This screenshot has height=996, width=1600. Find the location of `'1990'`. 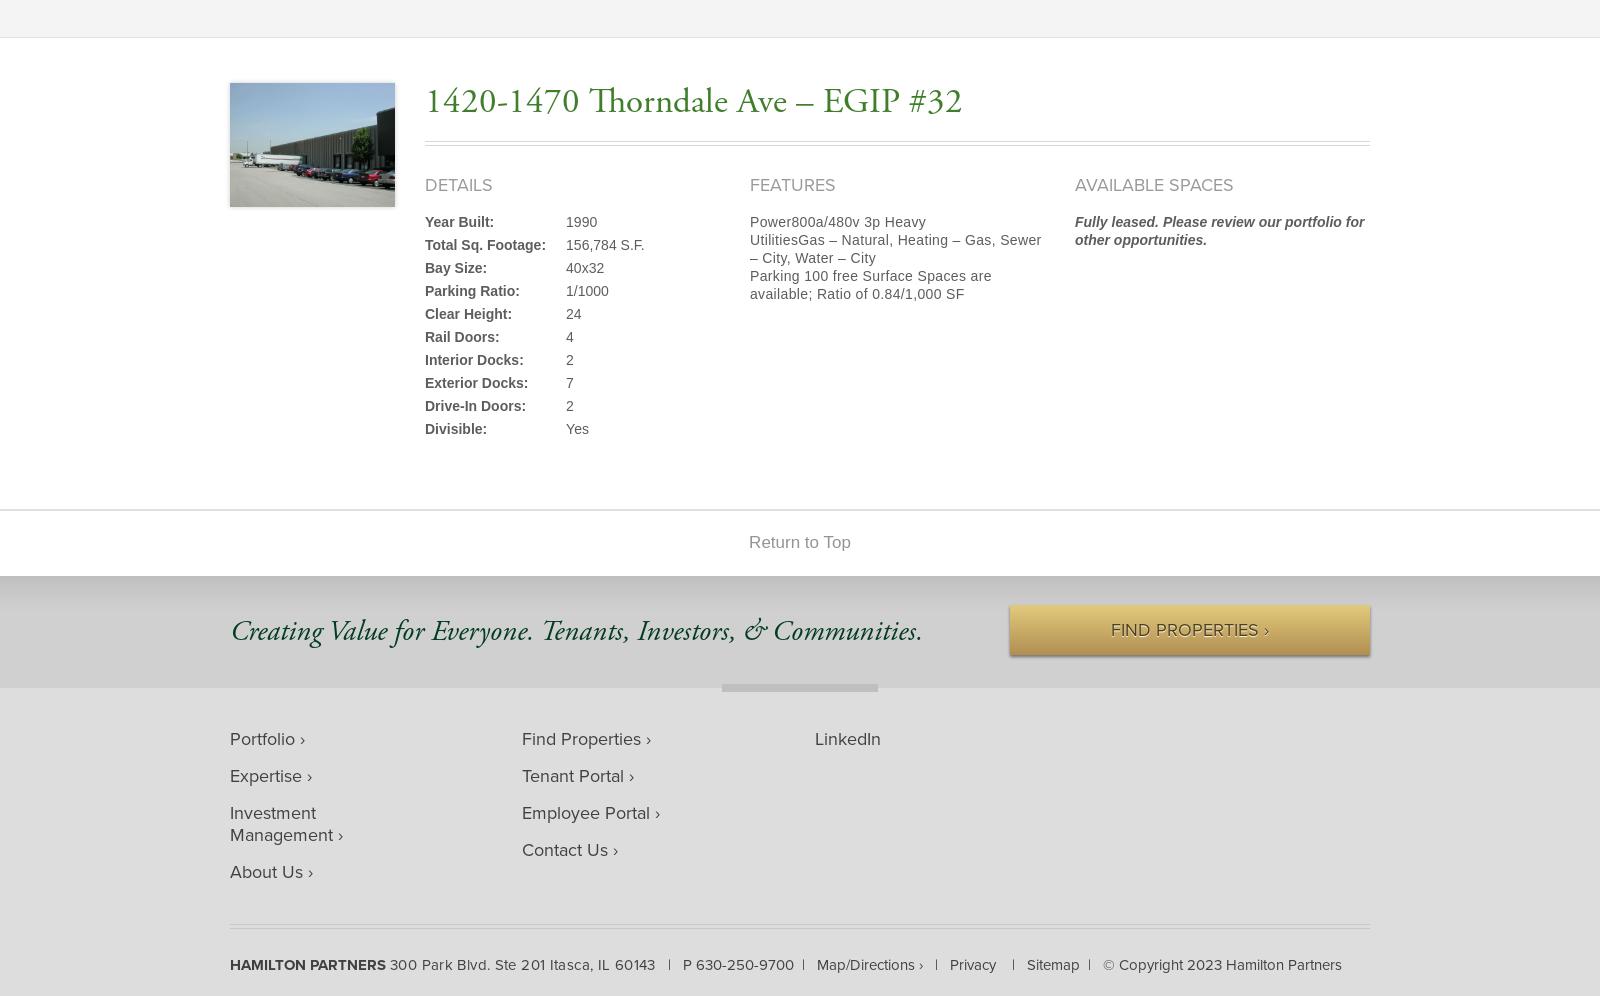

'1990' is located at coordinates (580, 220).